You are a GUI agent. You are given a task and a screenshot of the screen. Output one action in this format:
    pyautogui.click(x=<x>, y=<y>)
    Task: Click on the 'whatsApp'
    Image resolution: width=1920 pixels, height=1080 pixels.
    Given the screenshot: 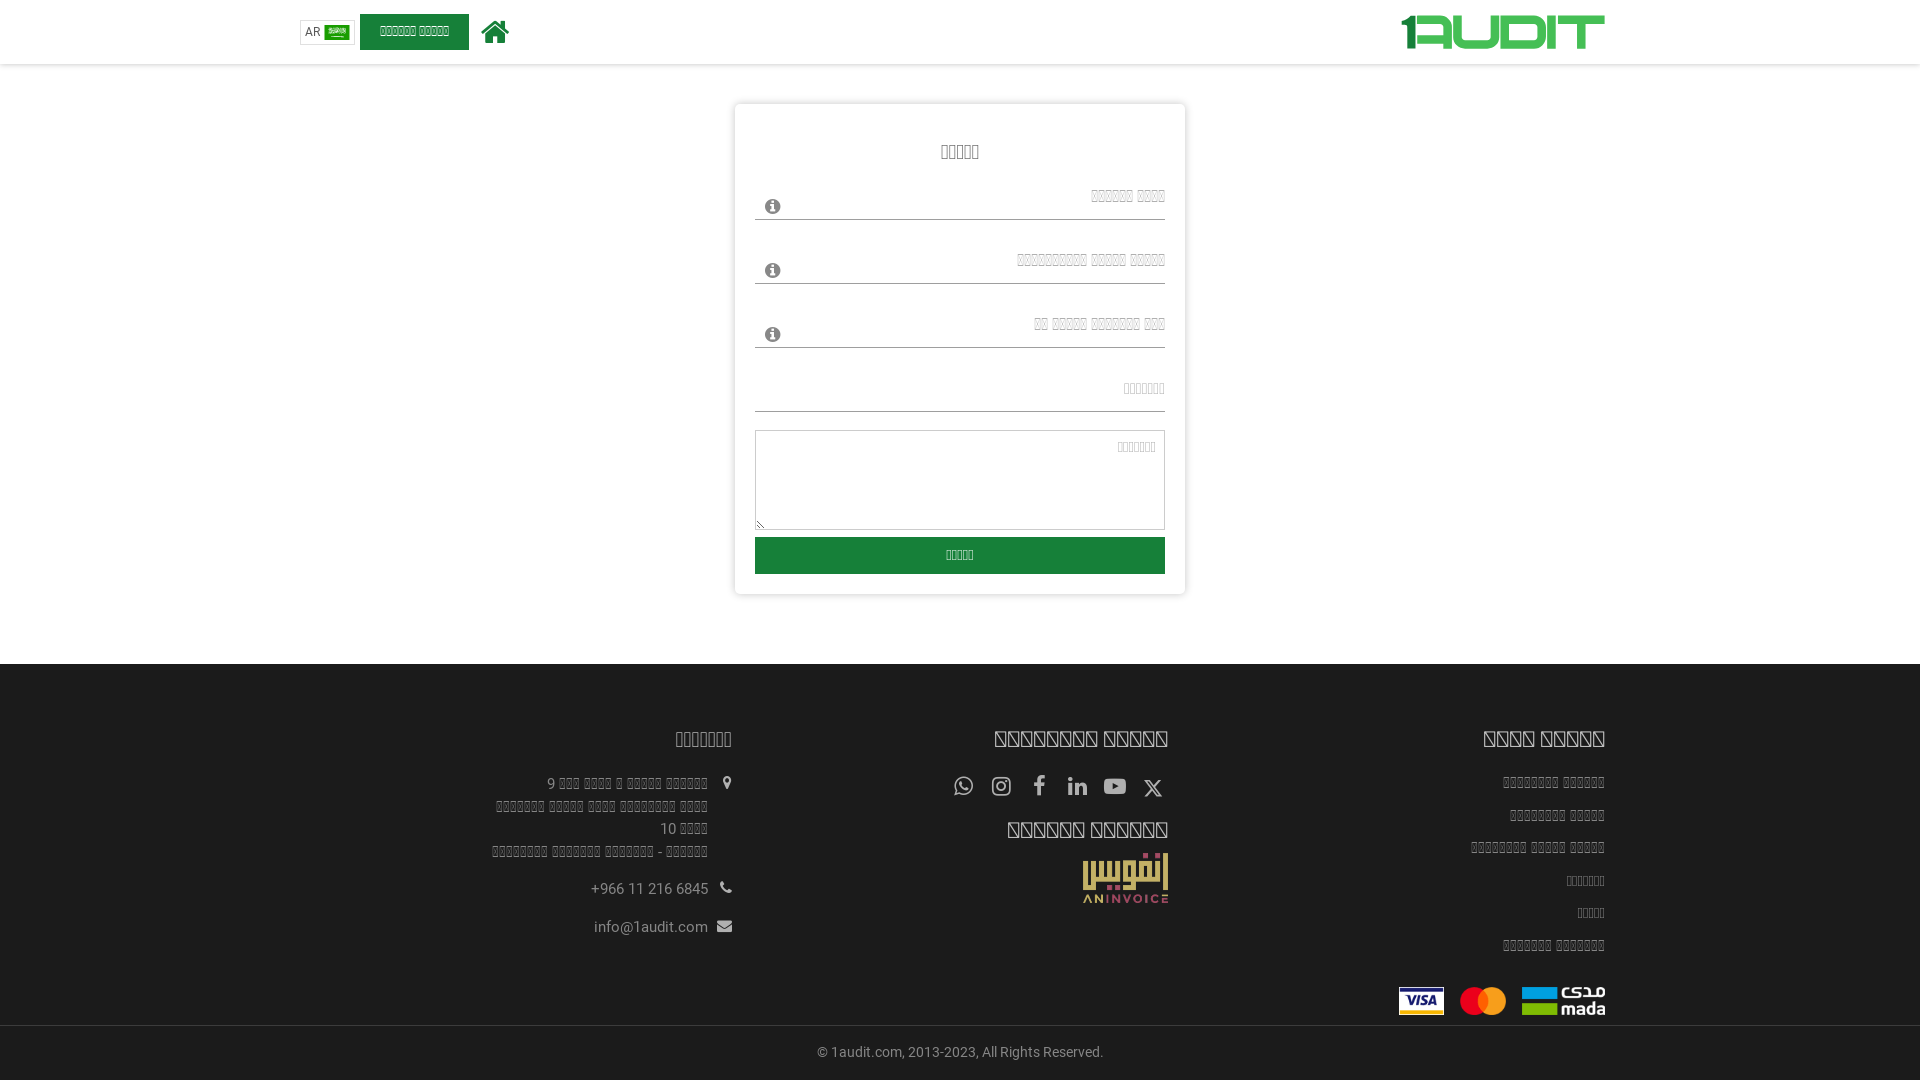 What is the action you would take?
    pyautogui.click(x=963, y=785)
    